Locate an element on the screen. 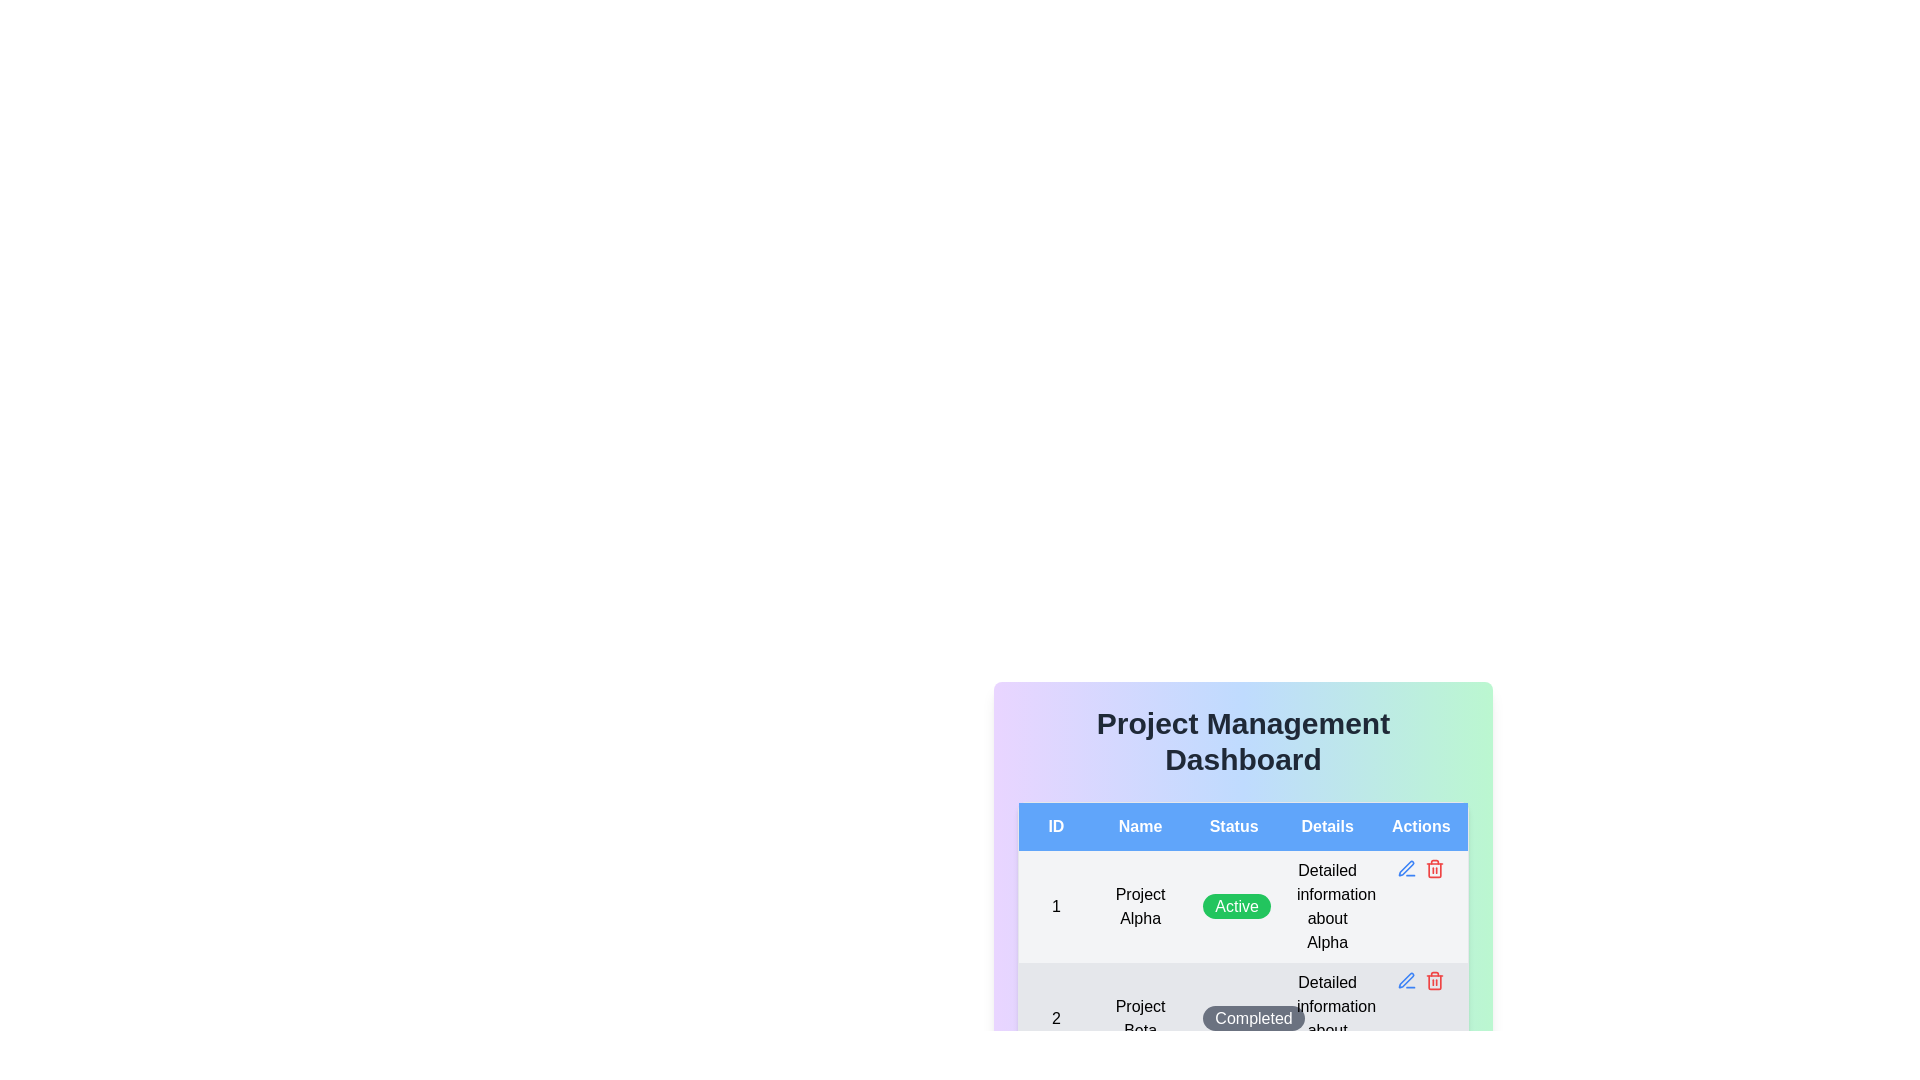 This screenshot has height=1080, width=1920. the first project summary row in the table is located at coordinates (1242, 906).